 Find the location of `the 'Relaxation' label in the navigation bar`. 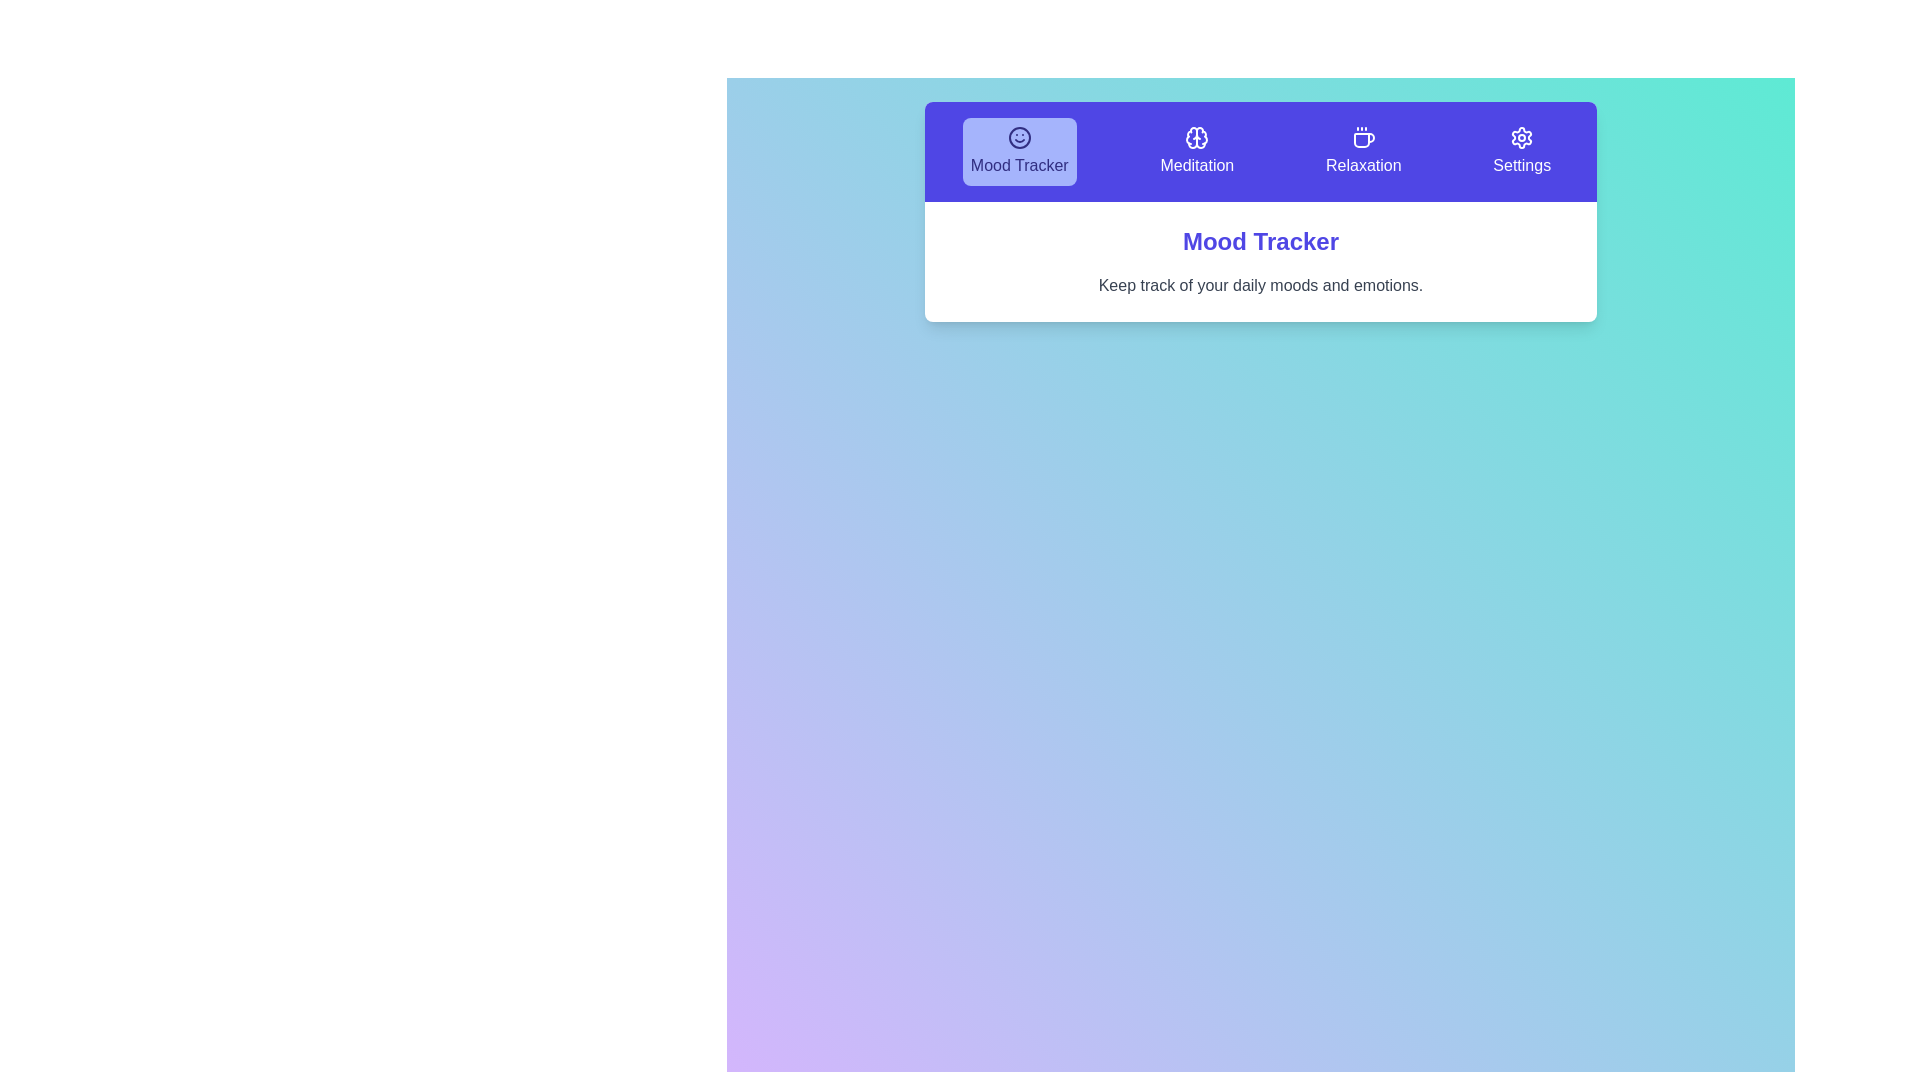

the 'Relaxation' label in the navigation bar is located at coordinates (1362, 164).